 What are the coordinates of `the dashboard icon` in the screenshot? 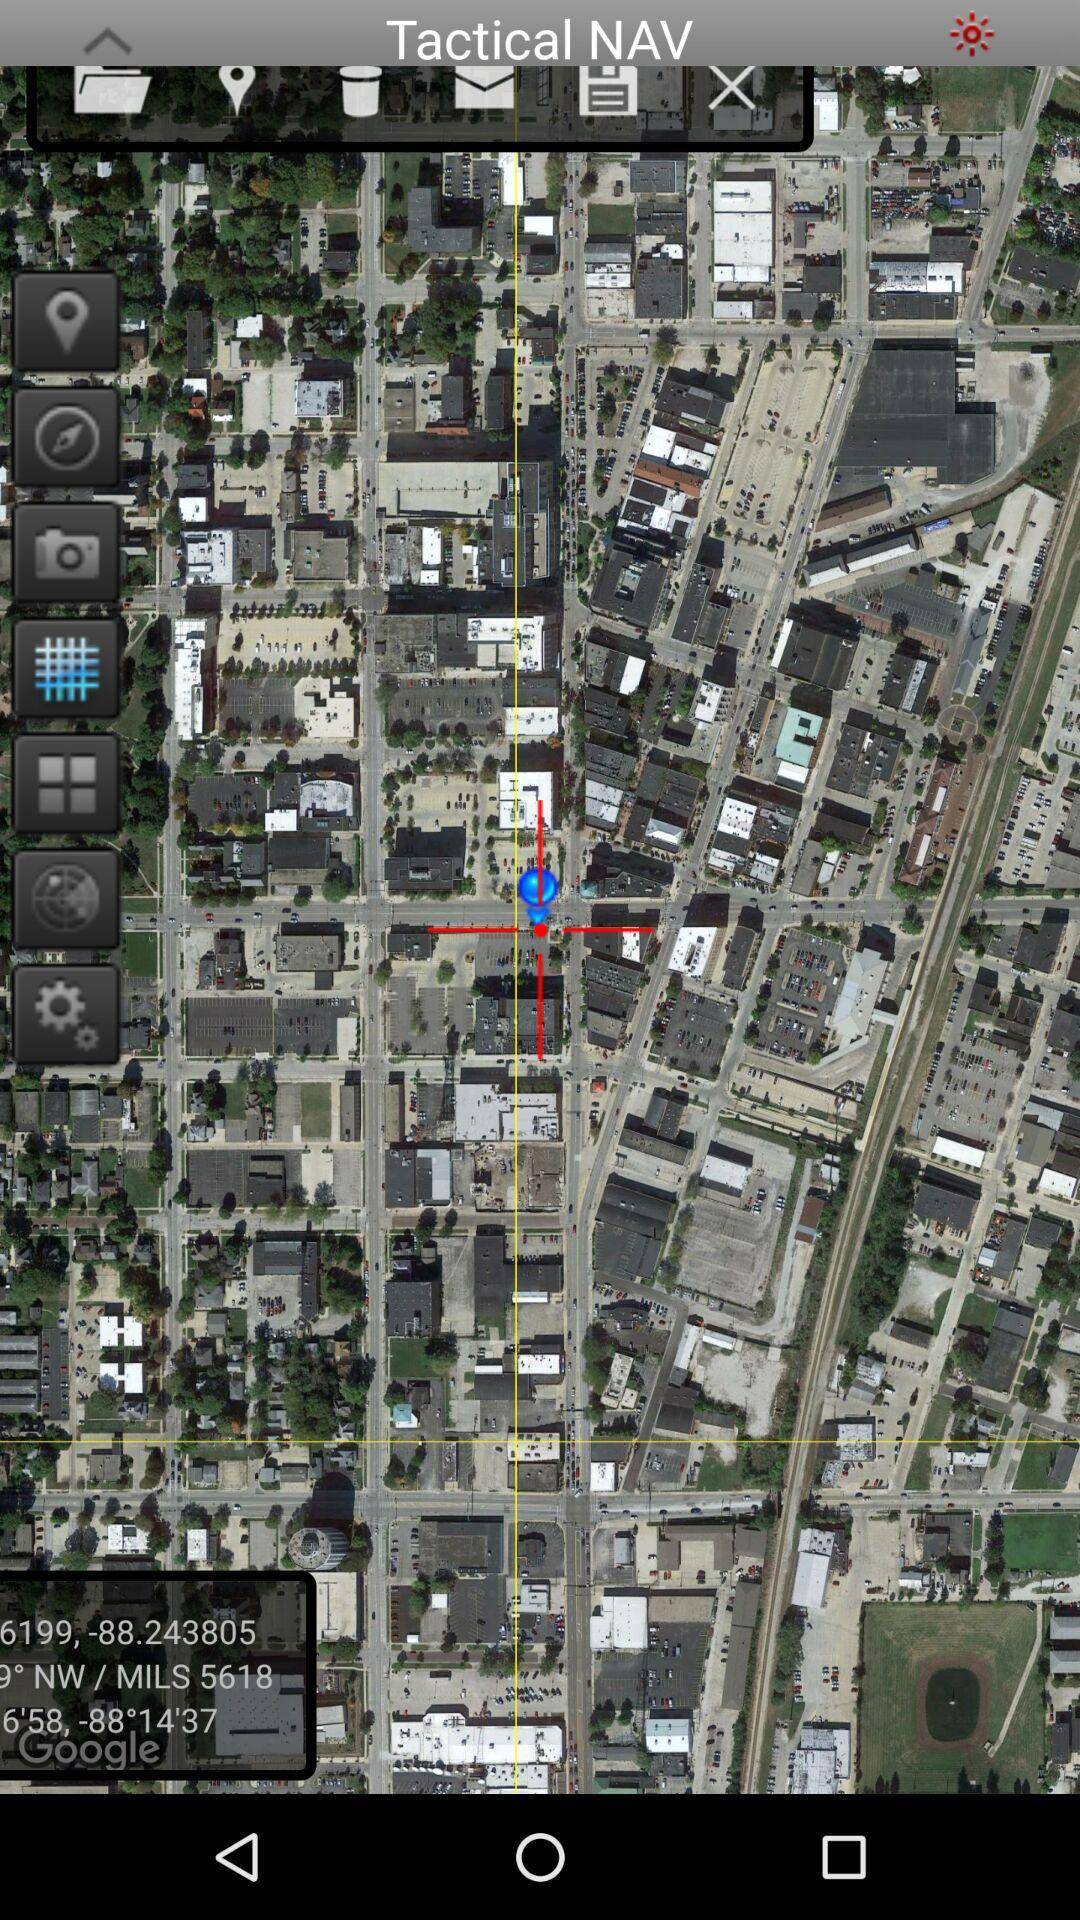 It's located at (58, 838).